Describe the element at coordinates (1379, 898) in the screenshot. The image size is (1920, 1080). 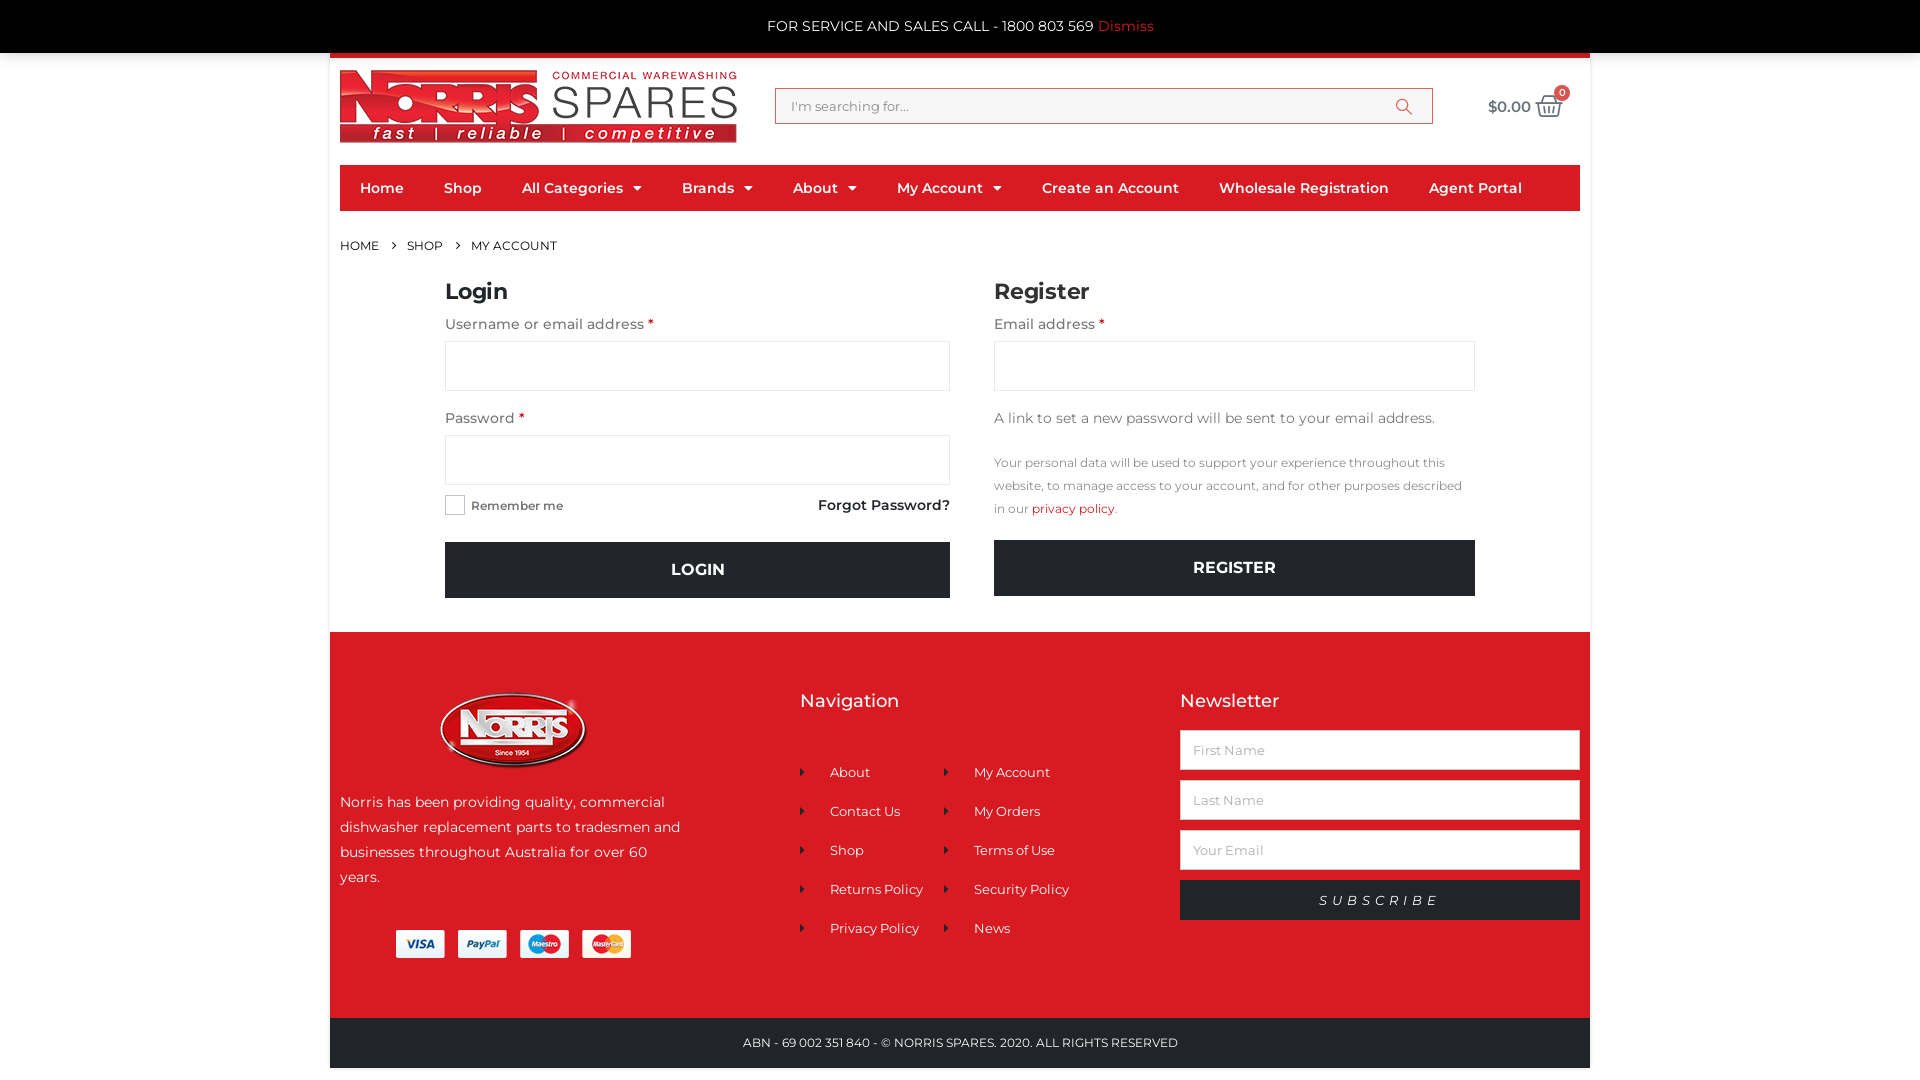
I see `'SUBSCRIBE'` at that location.